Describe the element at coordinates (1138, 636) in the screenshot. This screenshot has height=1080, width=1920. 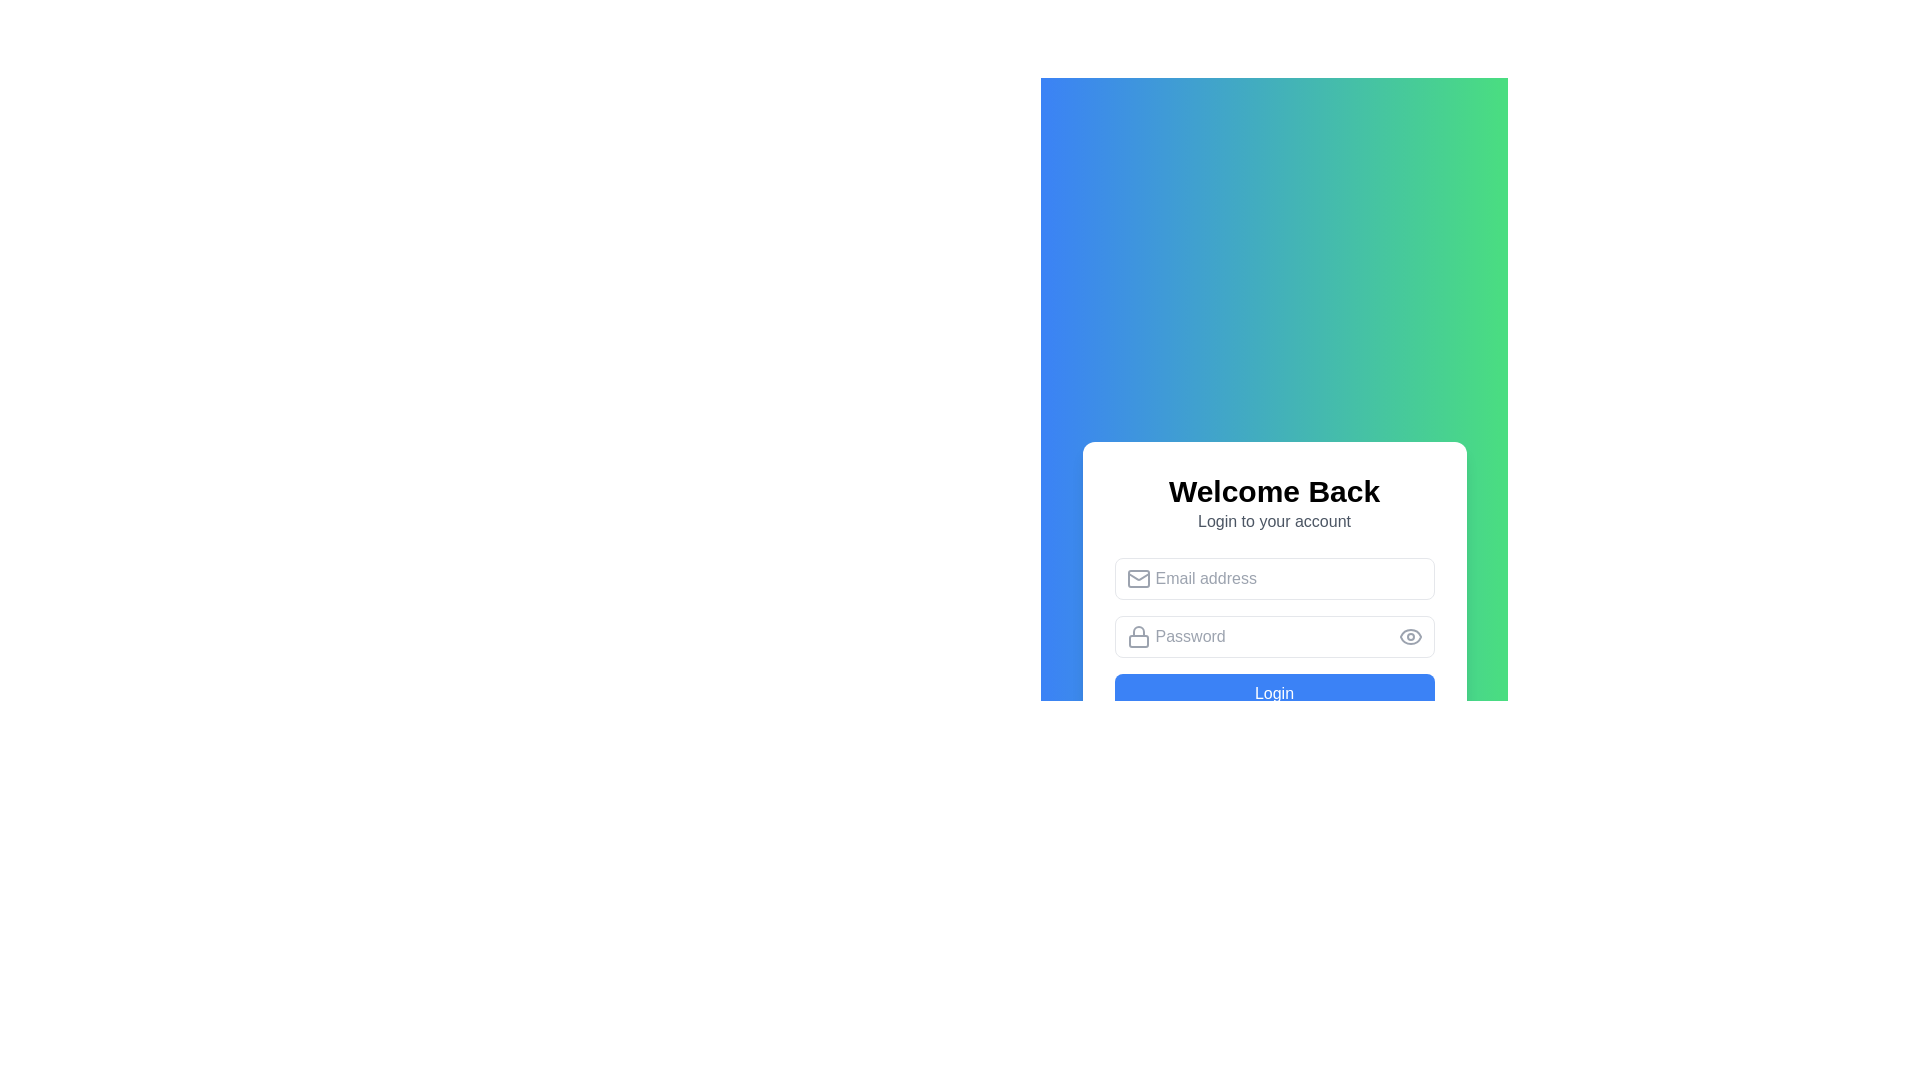
I see `the grey lock icon located to the left within the password input field of the login form` at that location.